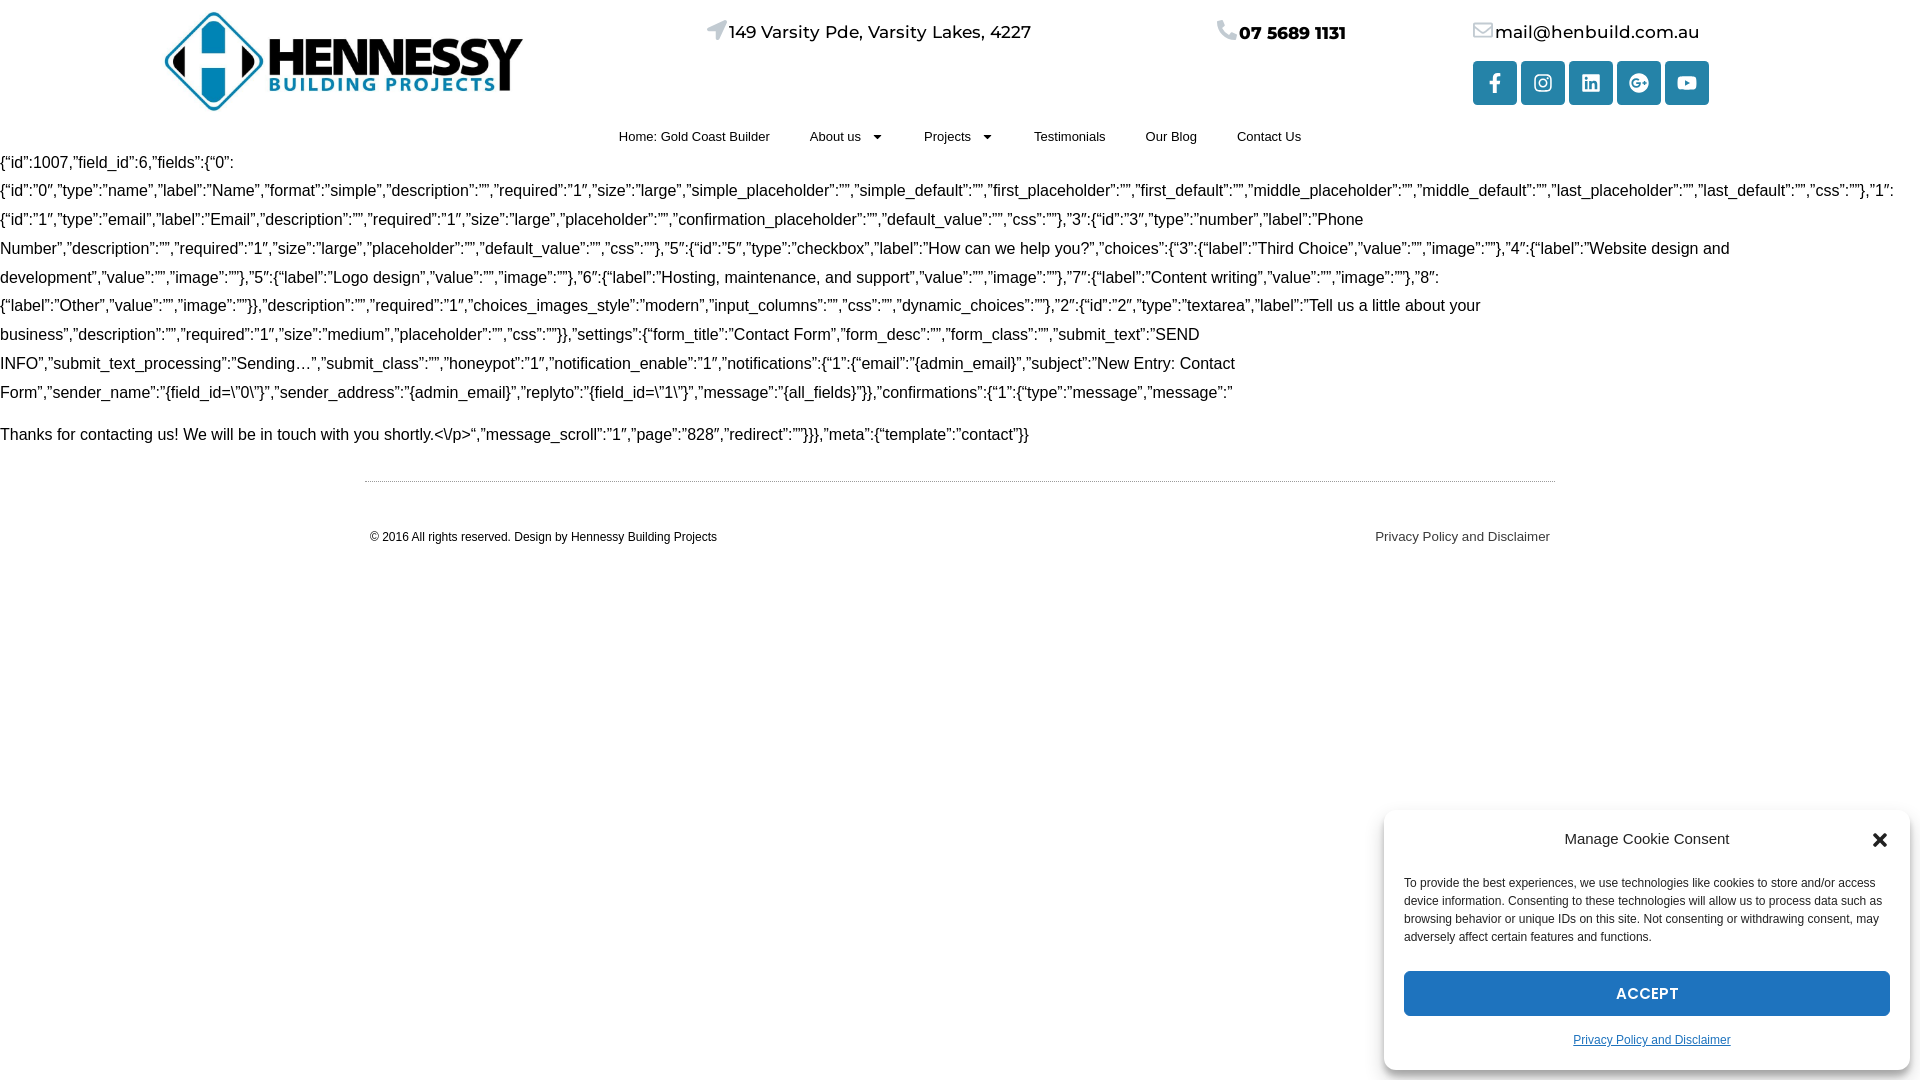  What do you see at coordinates (694, 135) in the screenshot?
I see `'Home: Gold Coast Builder'` at bounding box center [694, 135].